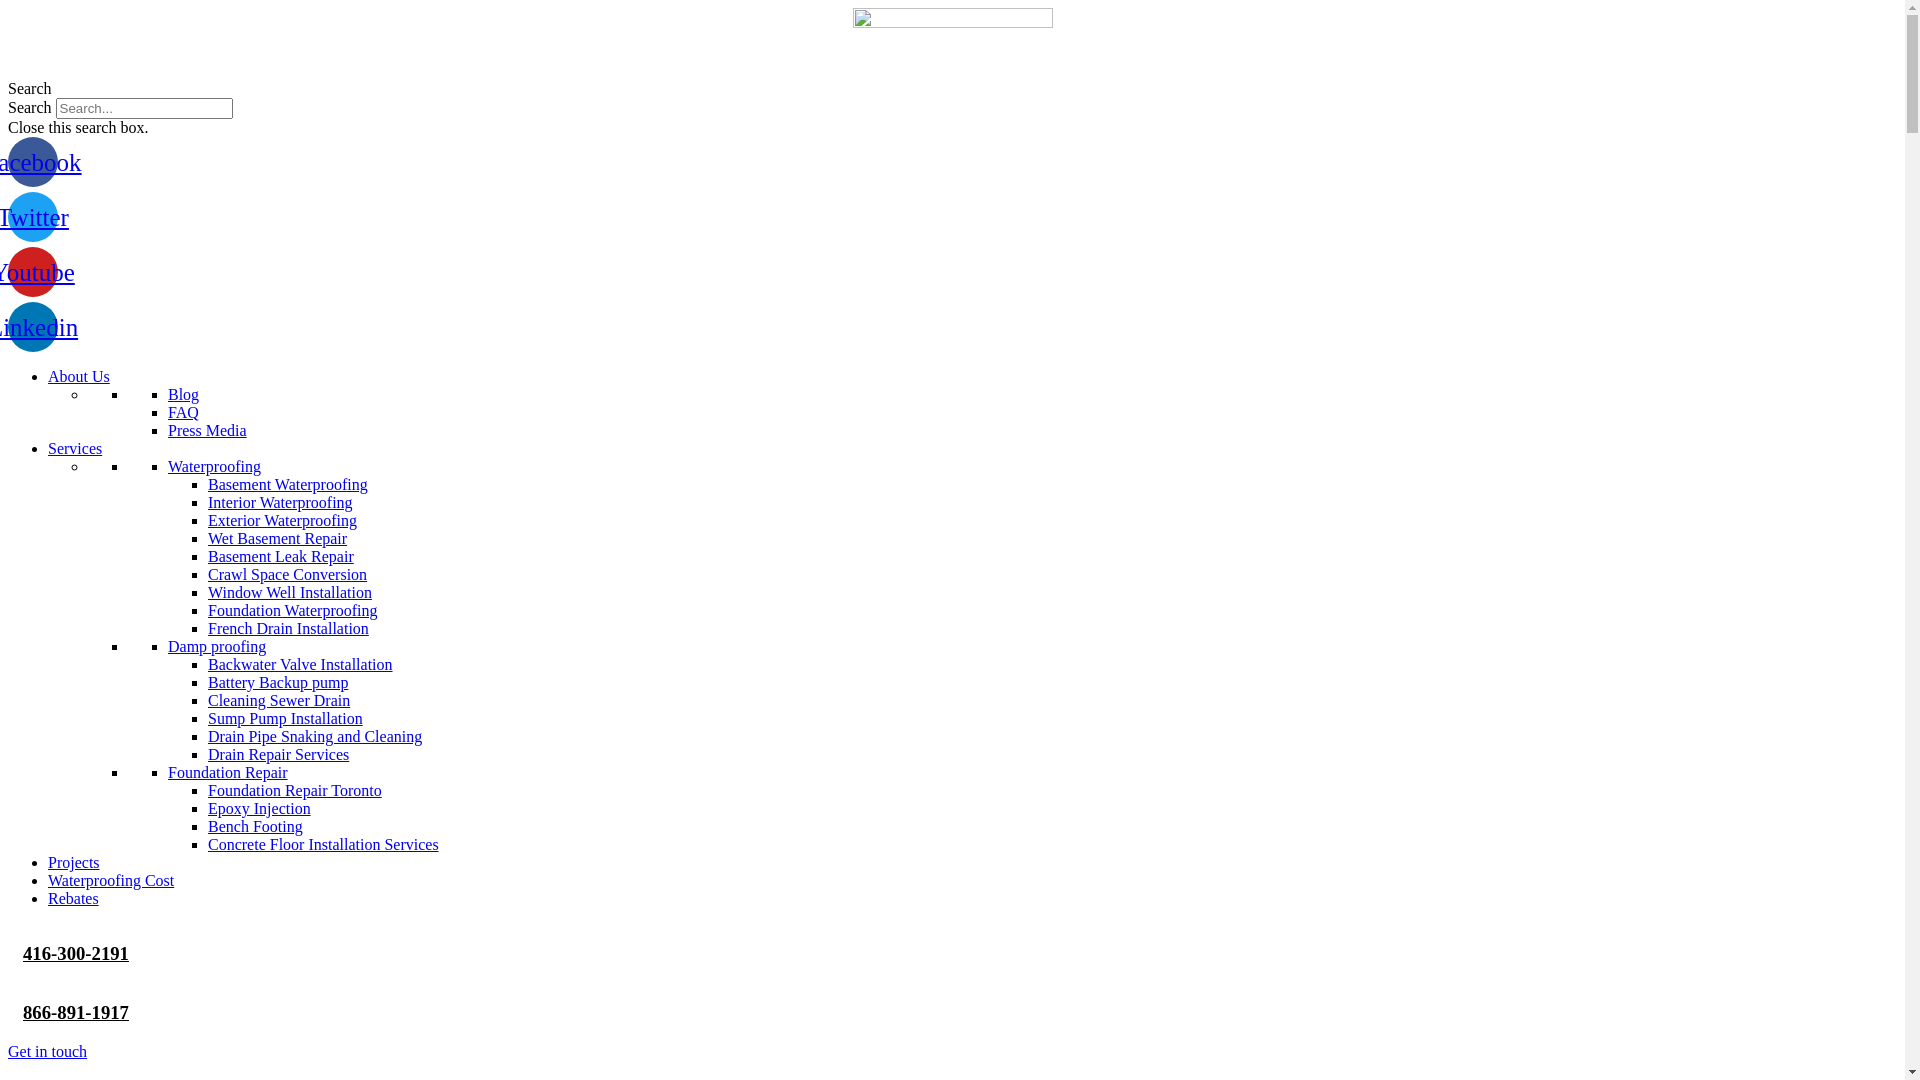 The height and width of the screenshot is (1080, 1920). I want to click on '866-891-1917', so click(23, 1012).